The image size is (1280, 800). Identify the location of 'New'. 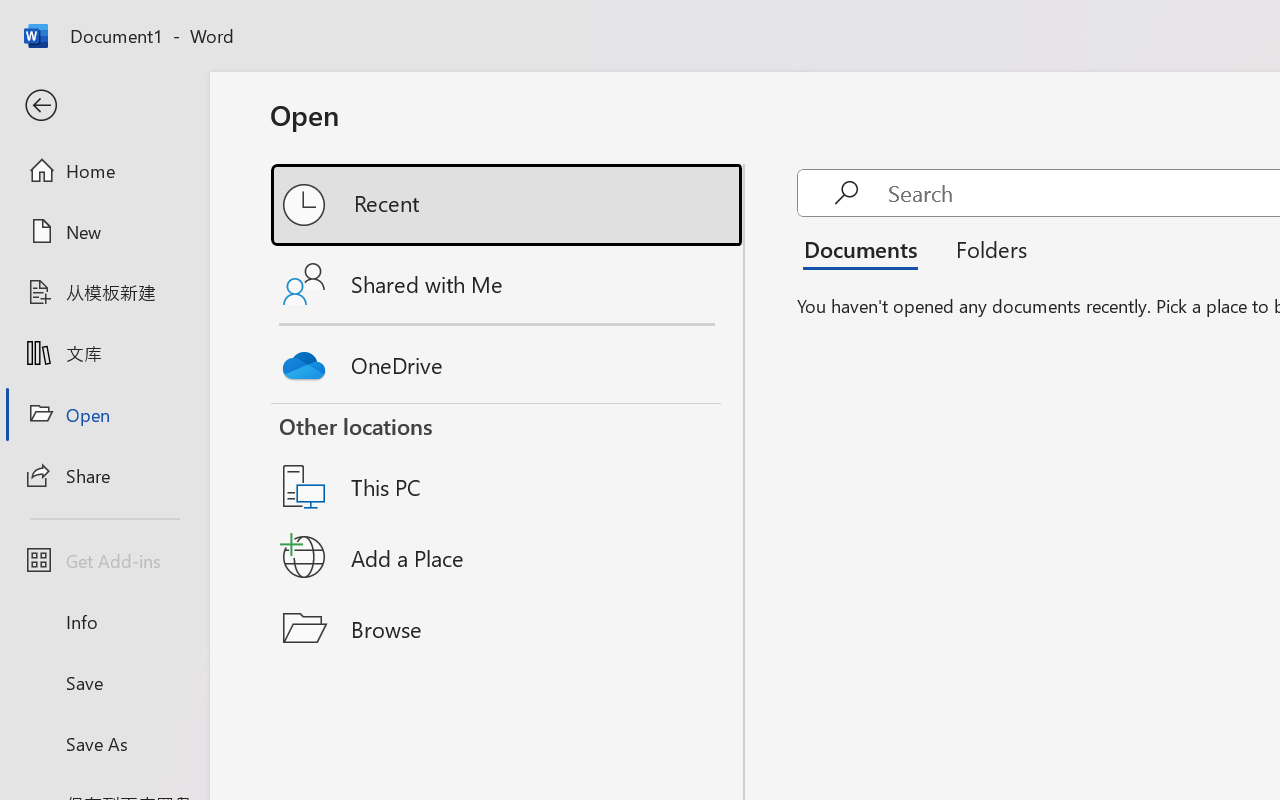
(103, 231).